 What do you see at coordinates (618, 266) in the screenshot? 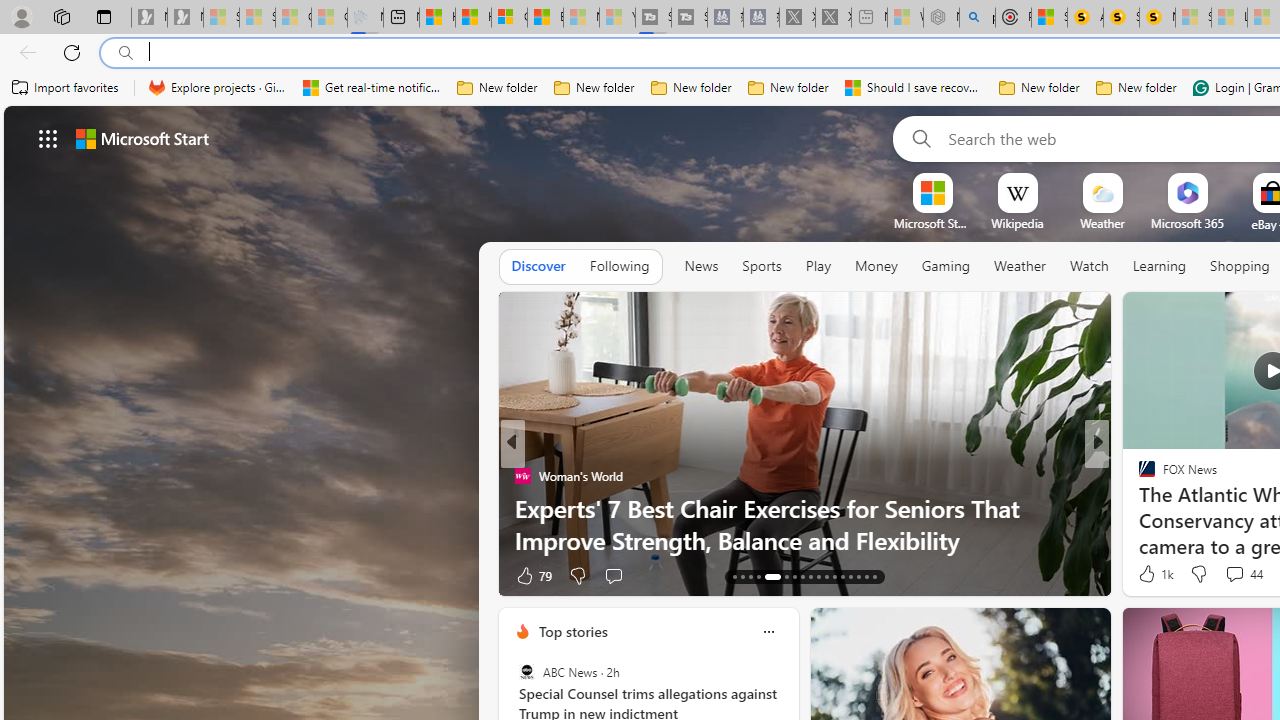
I see `'Following'` at bounding box center [618, 266].